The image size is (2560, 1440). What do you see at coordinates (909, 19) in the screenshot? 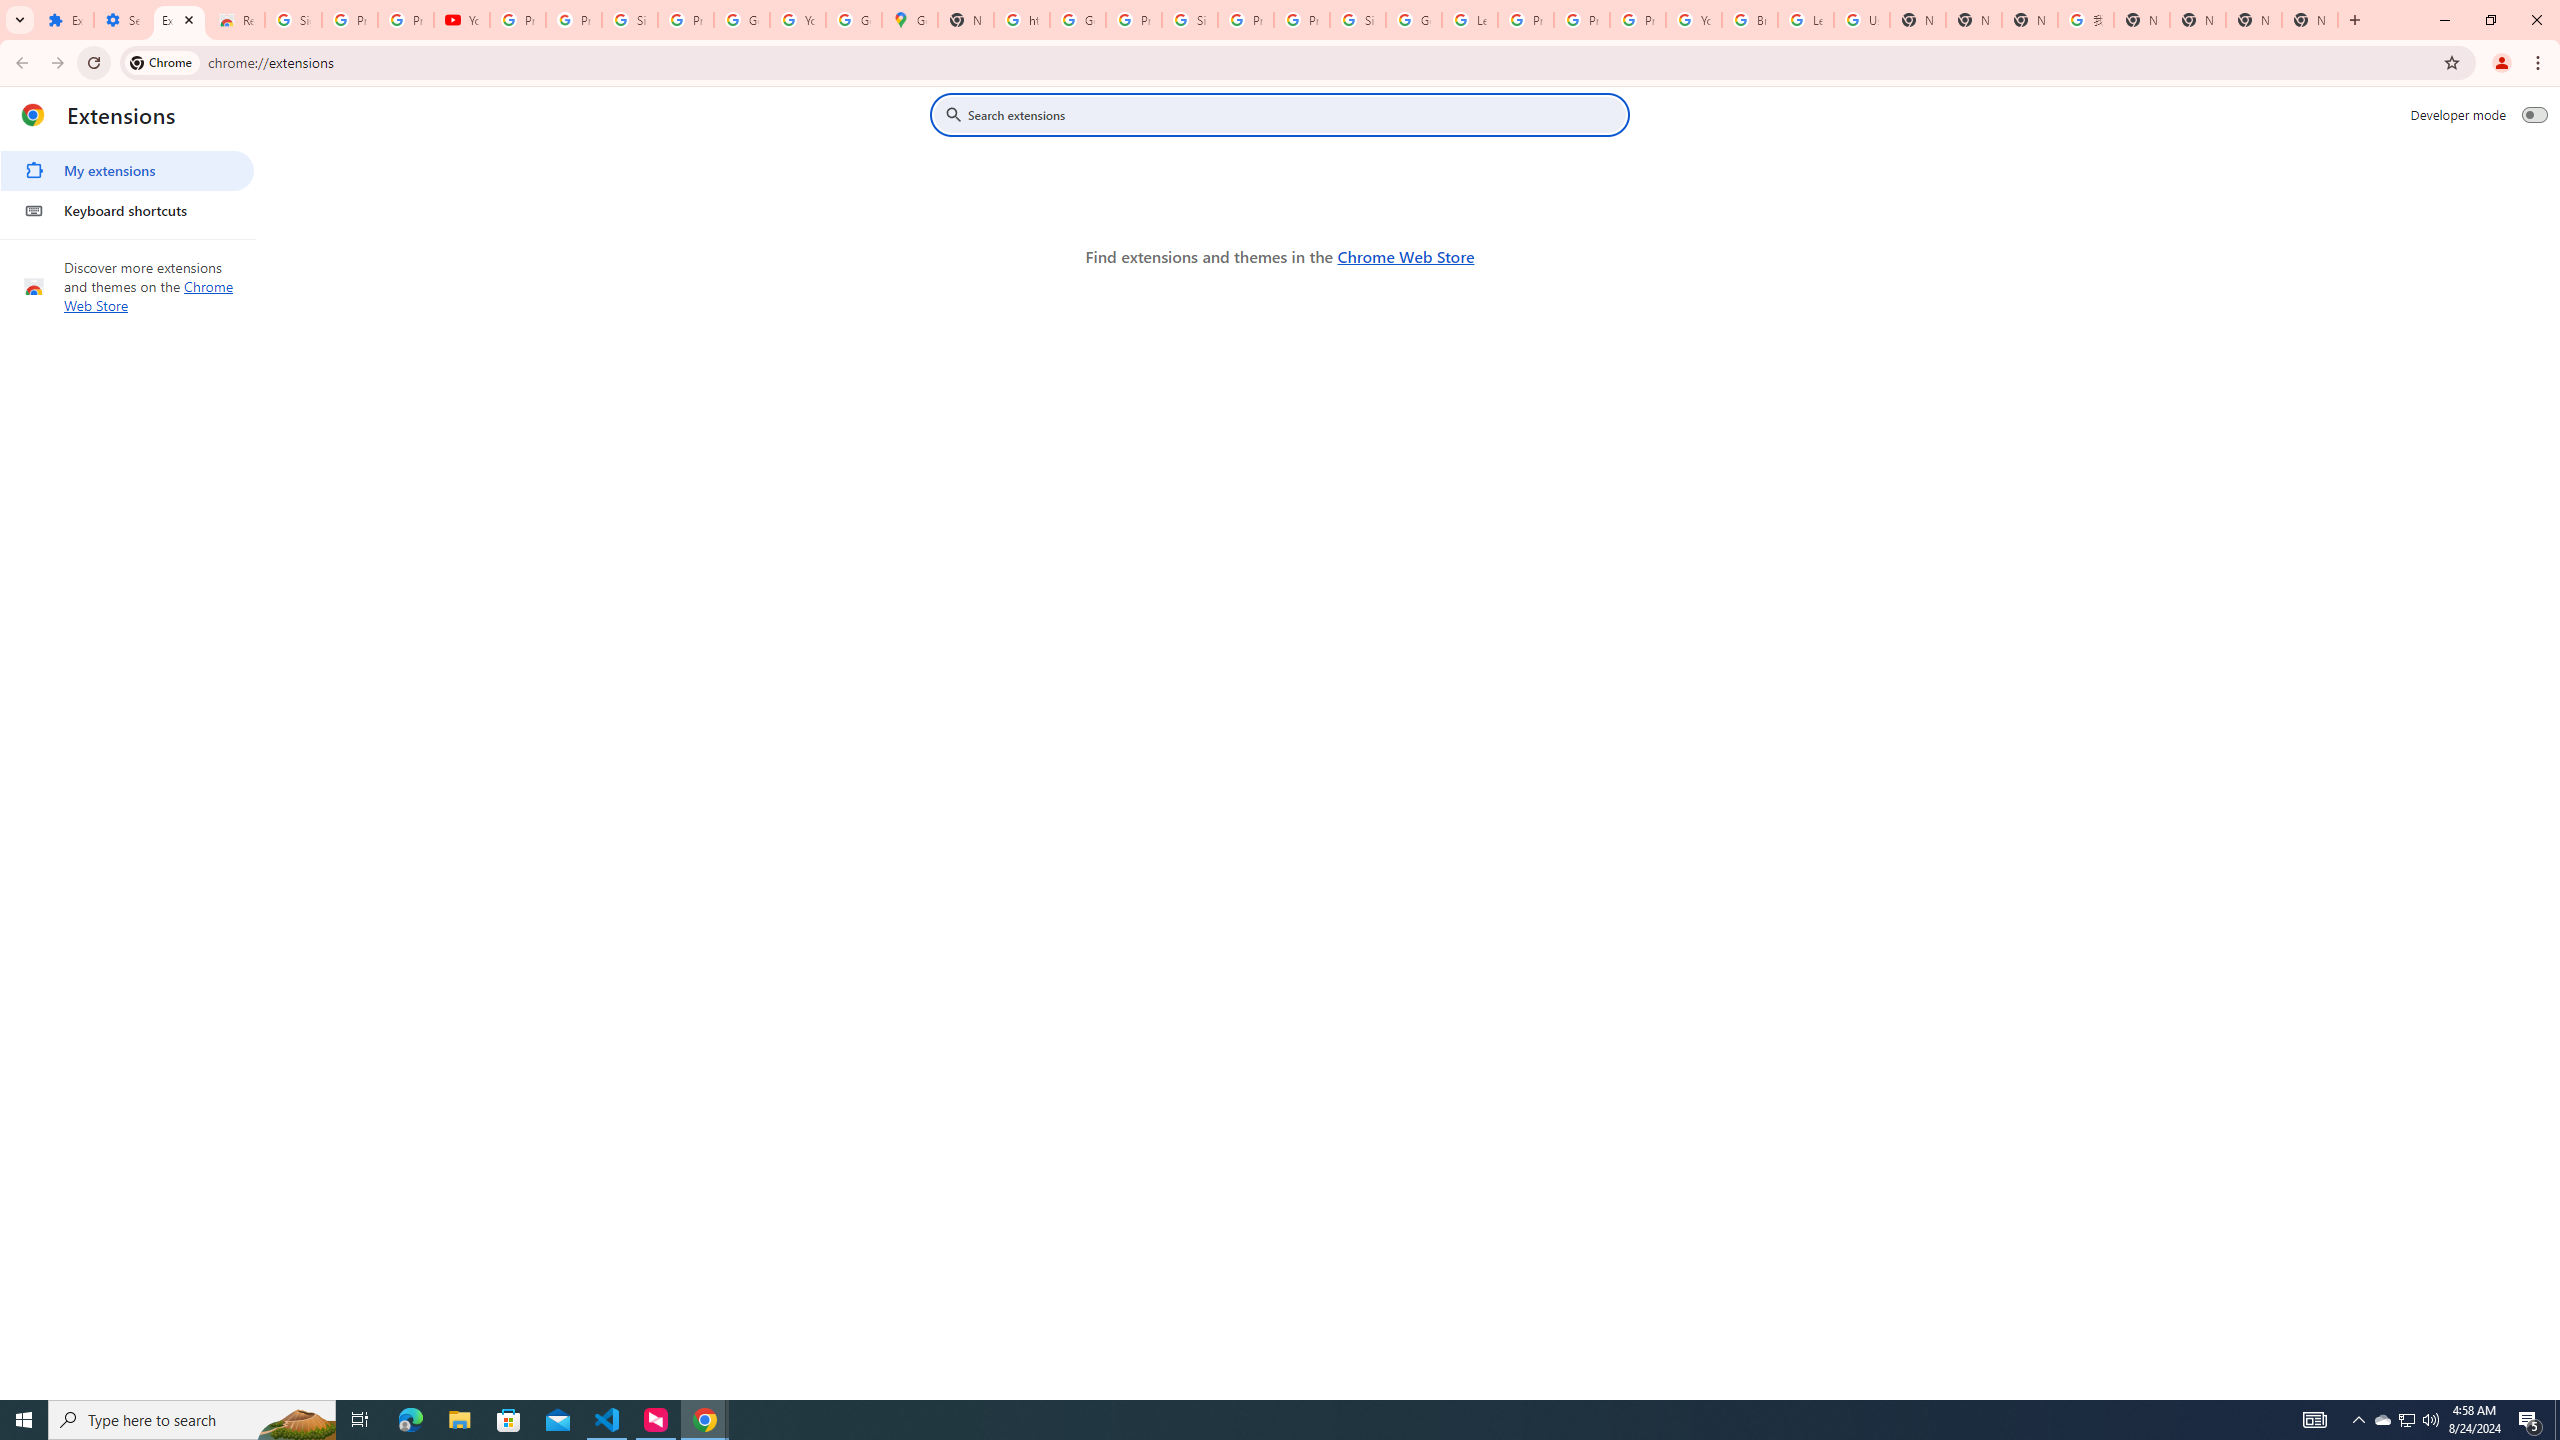
I see `'Google Maps'` at bounding box center [909, 19].